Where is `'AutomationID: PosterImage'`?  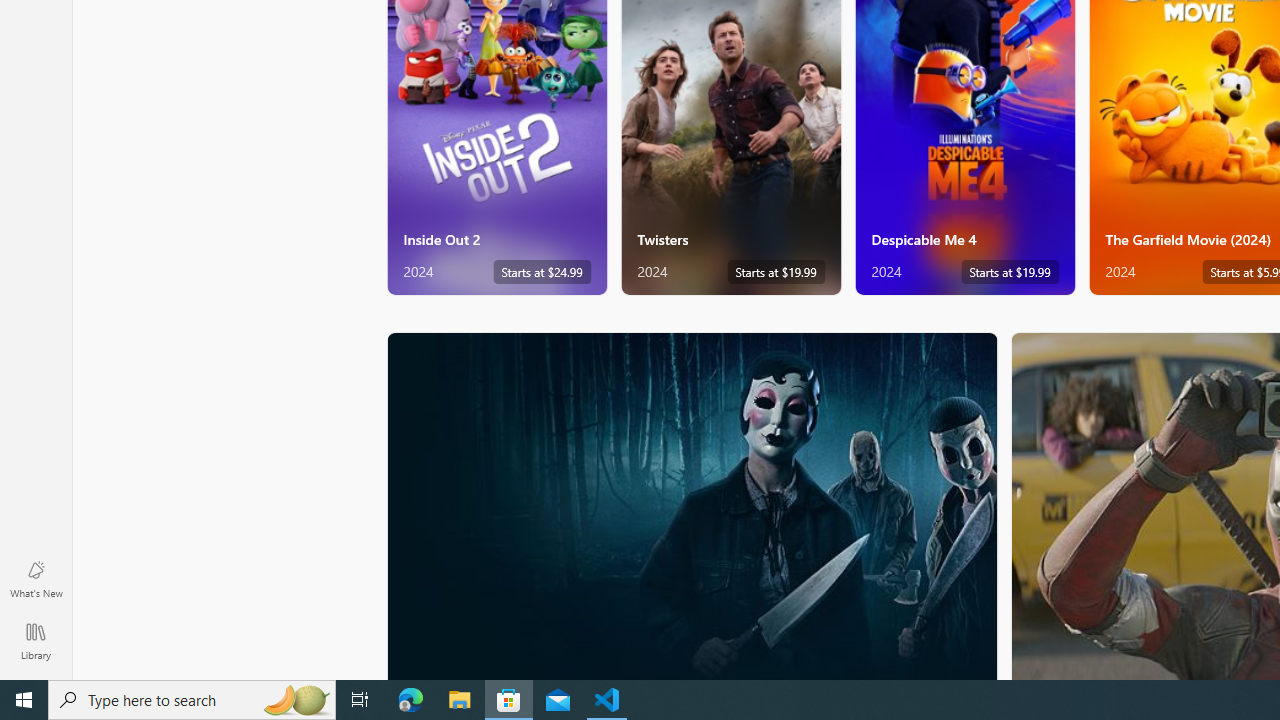 'AutomationID: PosterImage' is located at coordinates (691, 505).